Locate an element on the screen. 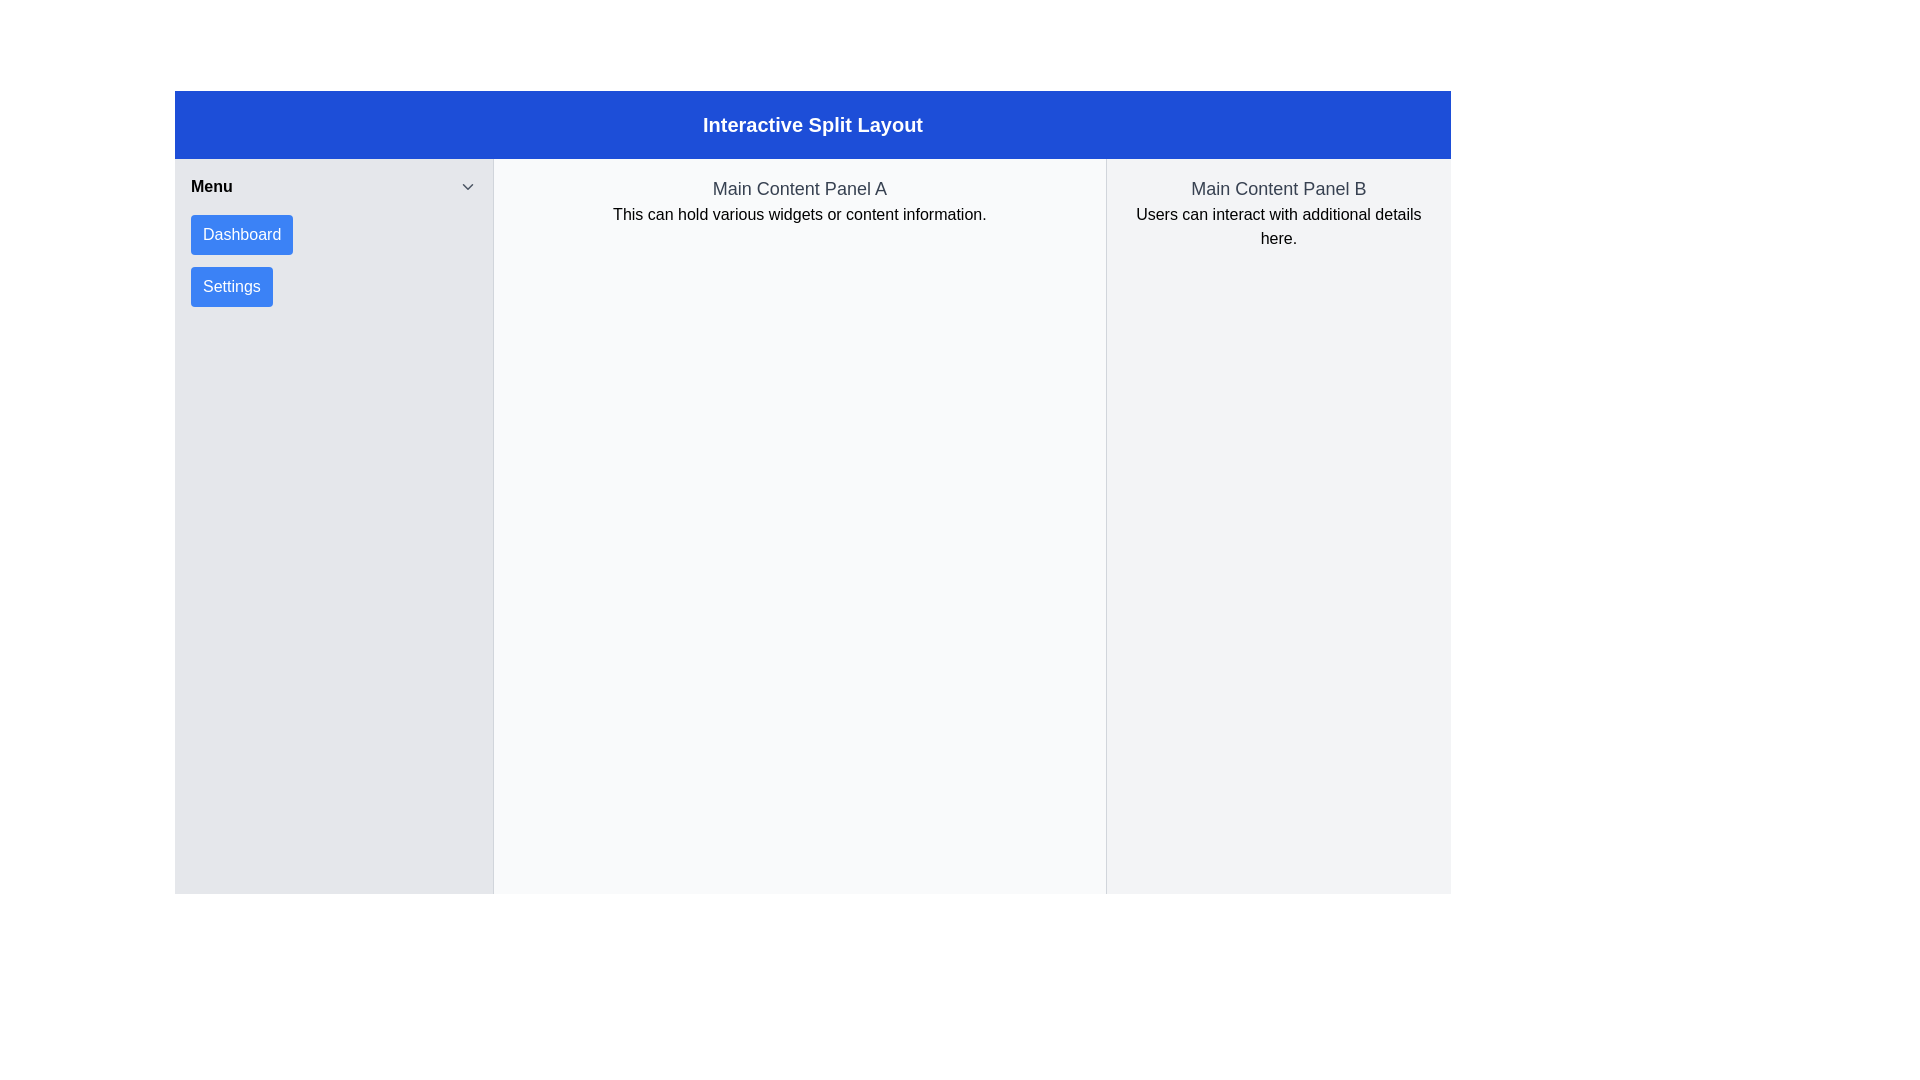  the static instructional text that reads 'Users can interact with additional details here.' located beneath the title 'Main Content Panel B' in the right section of the split layout interface is located at coordinates (1277, 226).